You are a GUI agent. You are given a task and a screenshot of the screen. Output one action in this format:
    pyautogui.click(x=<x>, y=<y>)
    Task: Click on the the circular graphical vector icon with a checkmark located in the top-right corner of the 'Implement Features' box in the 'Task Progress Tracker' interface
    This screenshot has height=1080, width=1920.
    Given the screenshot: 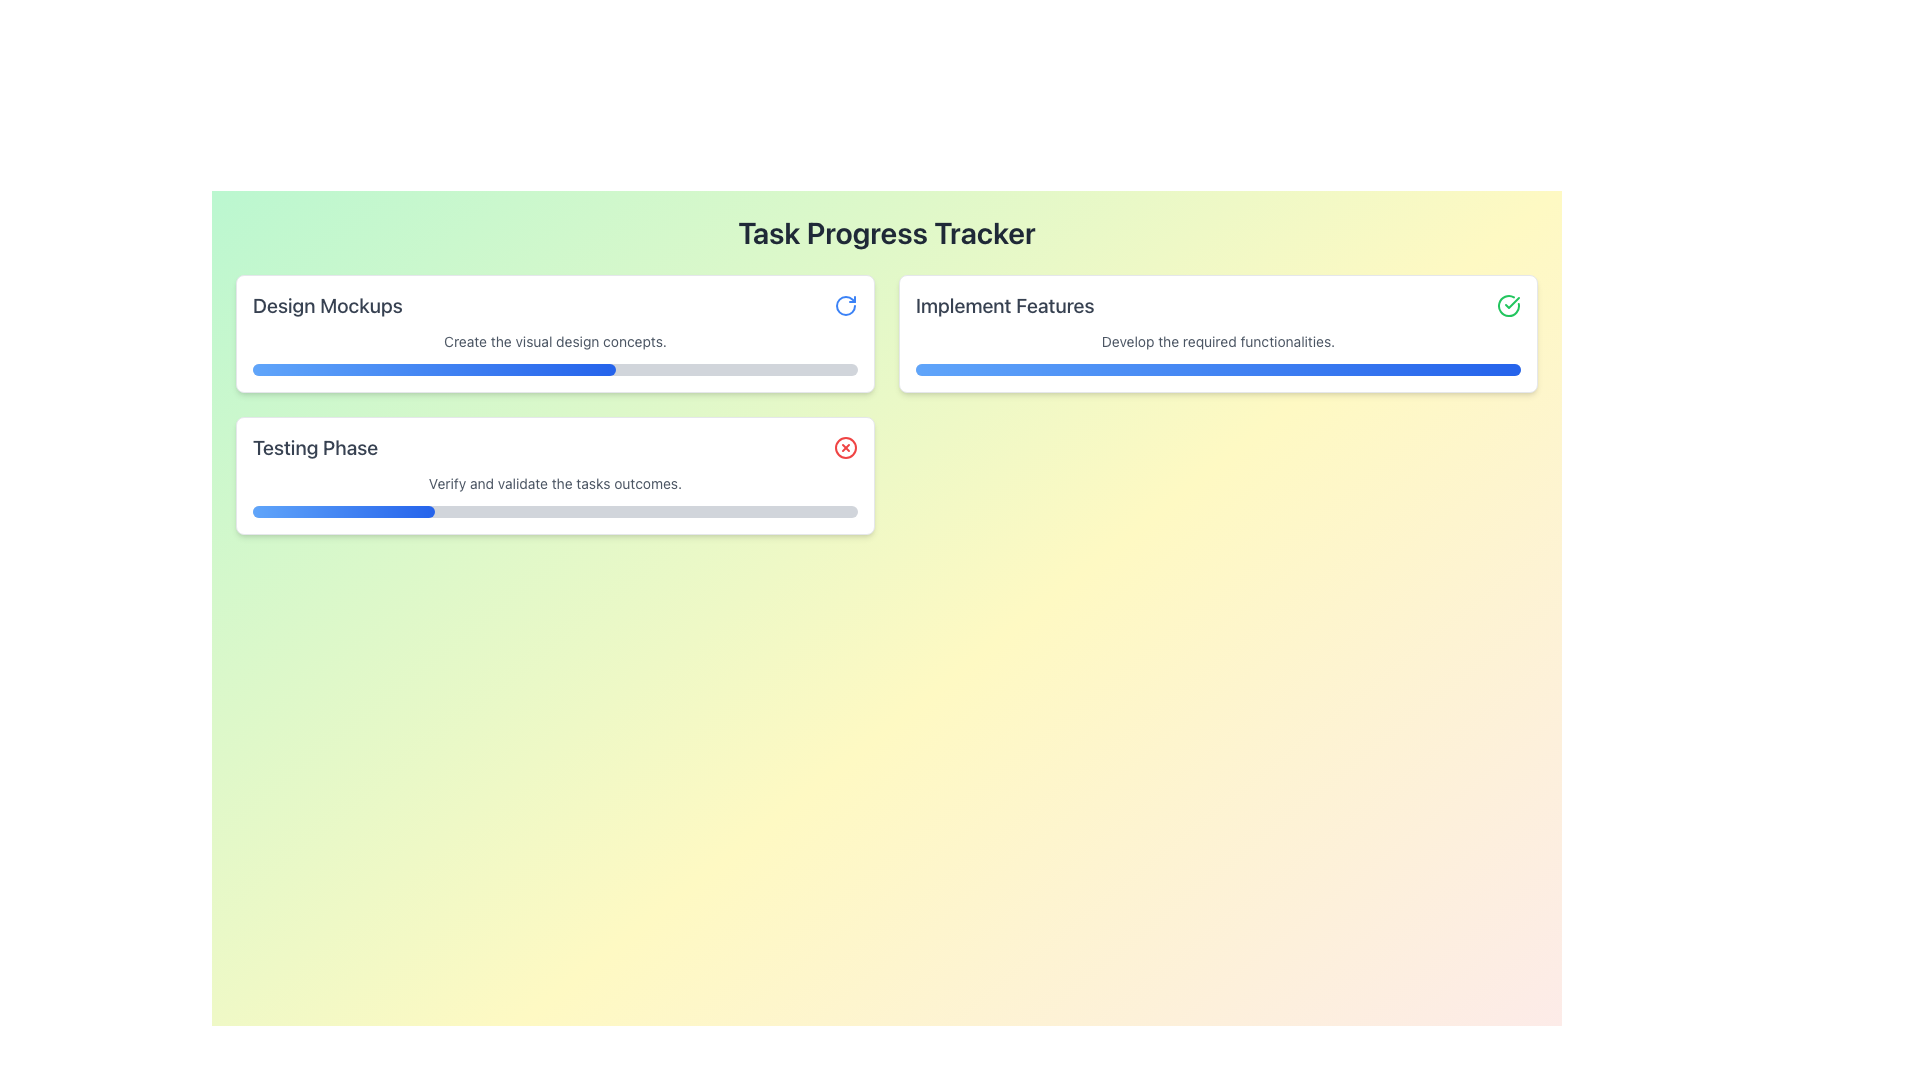 What is the action you would take?
    pyautogui.click(x=1508, y=305)
    